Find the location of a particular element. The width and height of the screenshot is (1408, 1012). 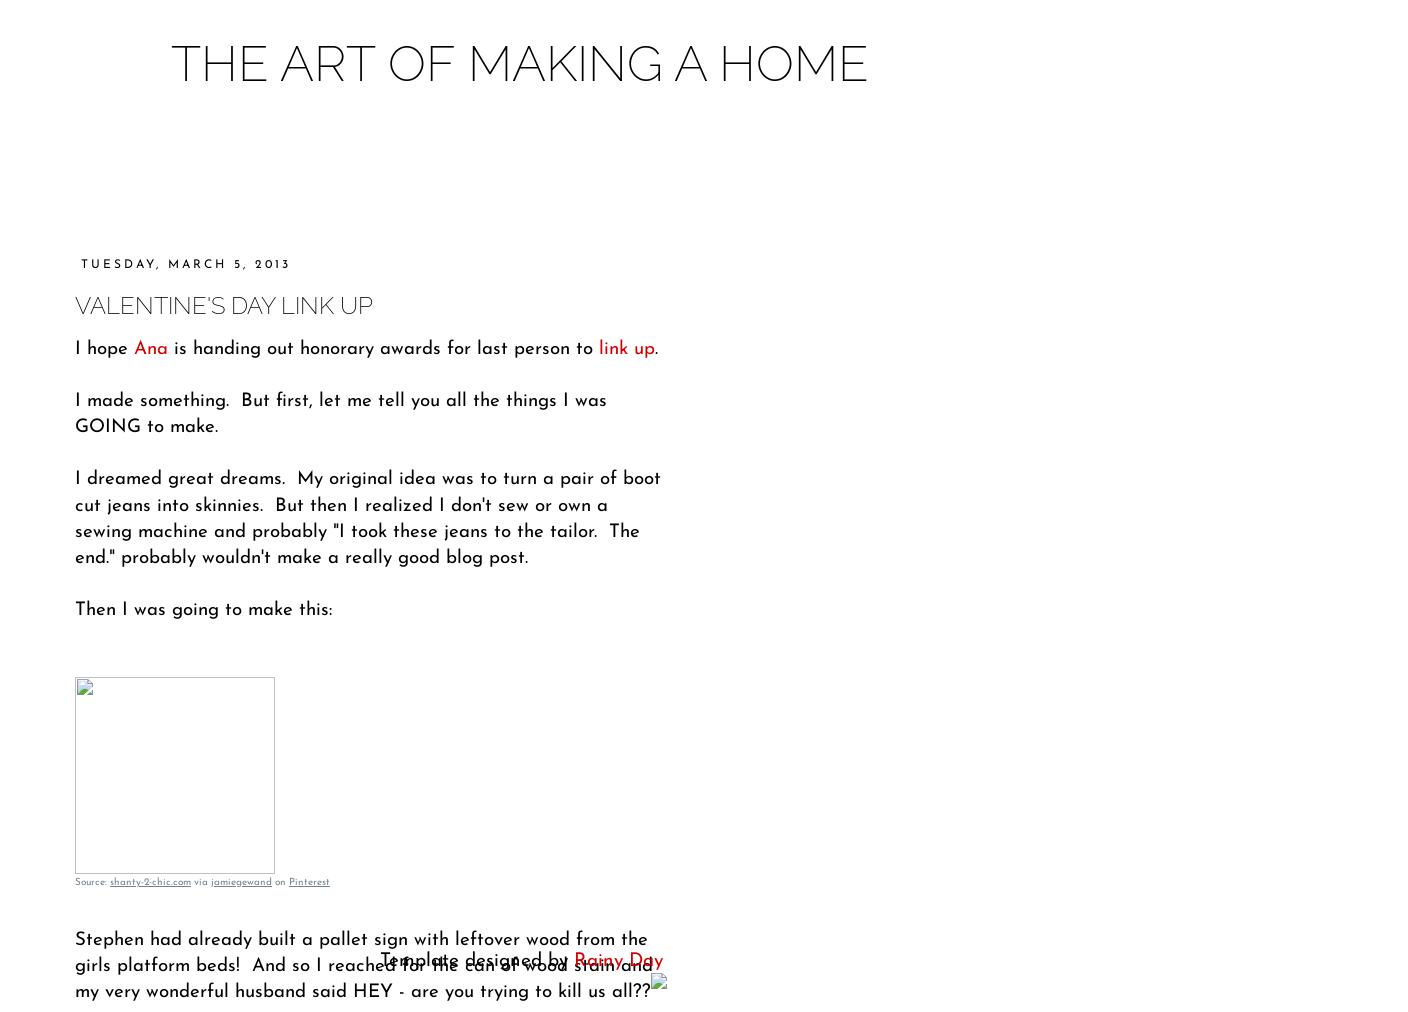

'Style' is located at coordinates (568, 169).